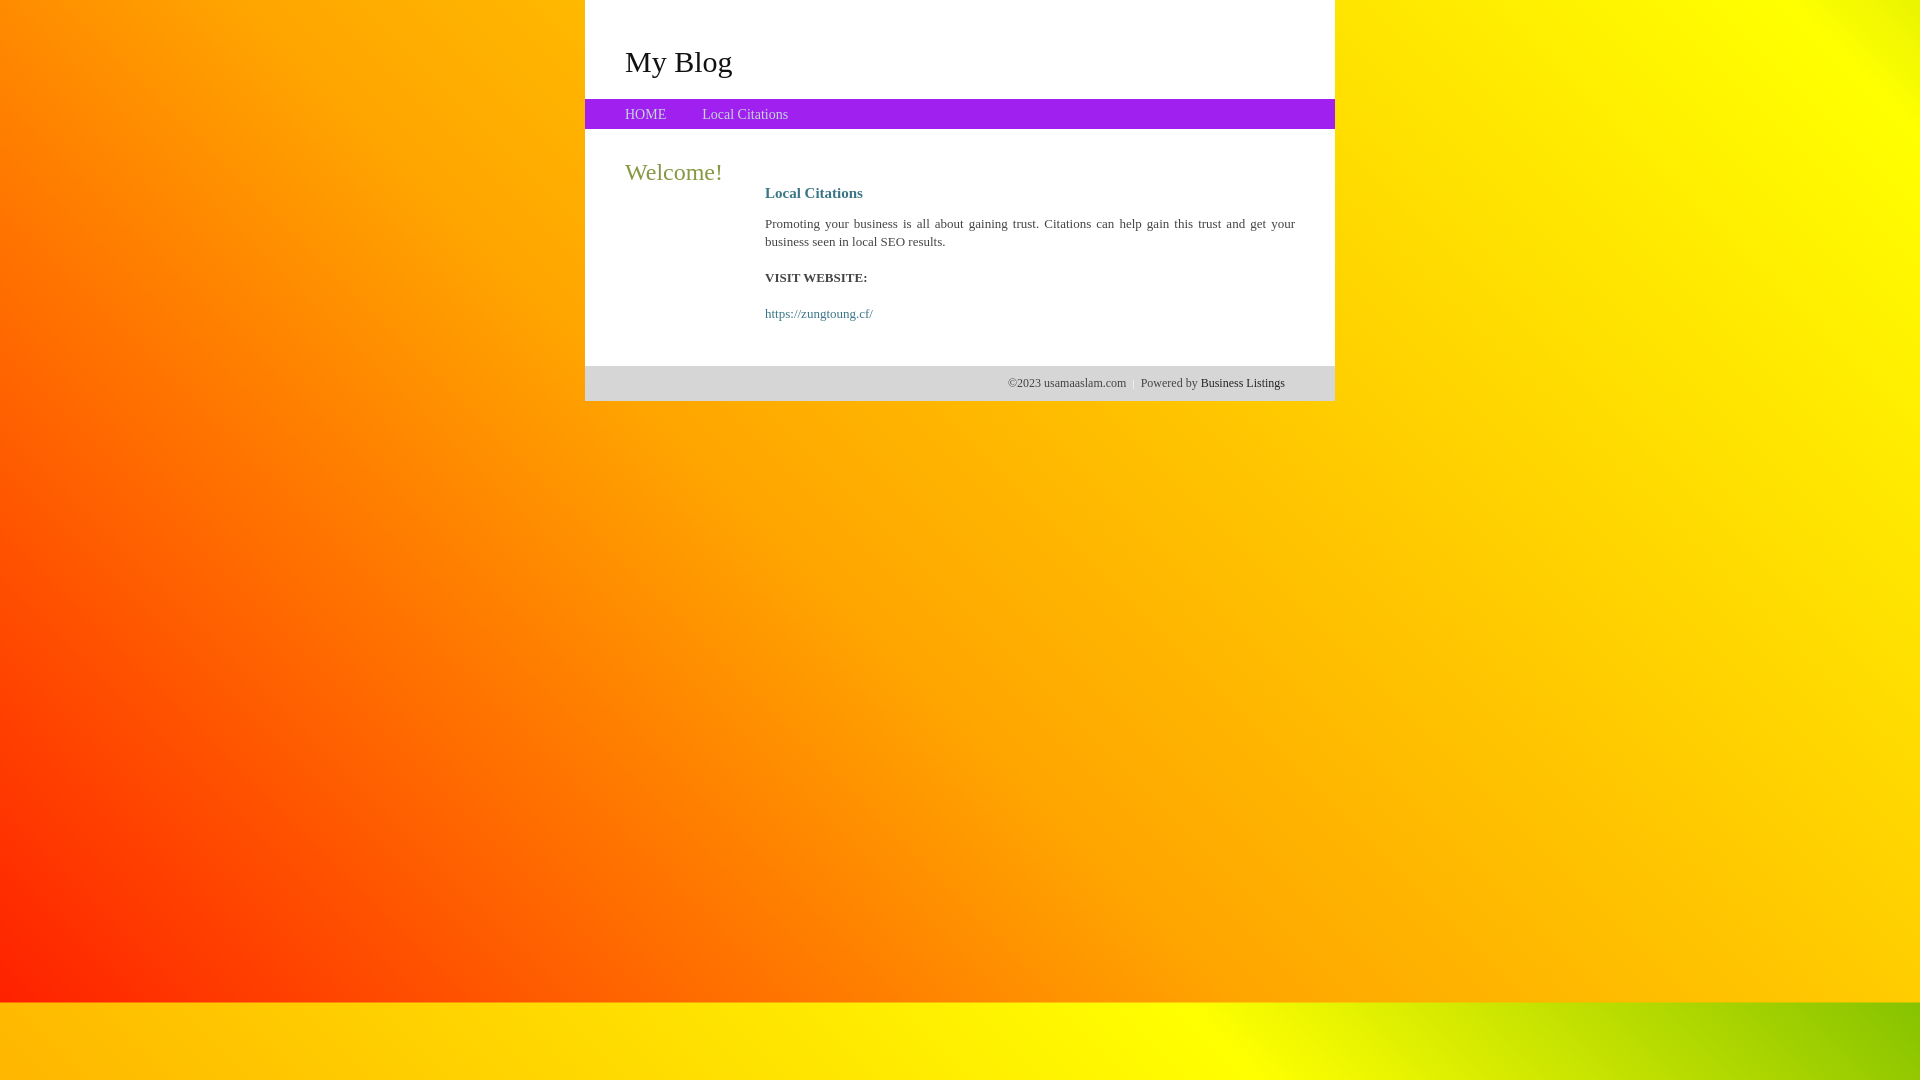  What do you see at coordinates (1242, 382) in the screenshot?
I see `'Business Listings'` at bounding box center [1242, 382].